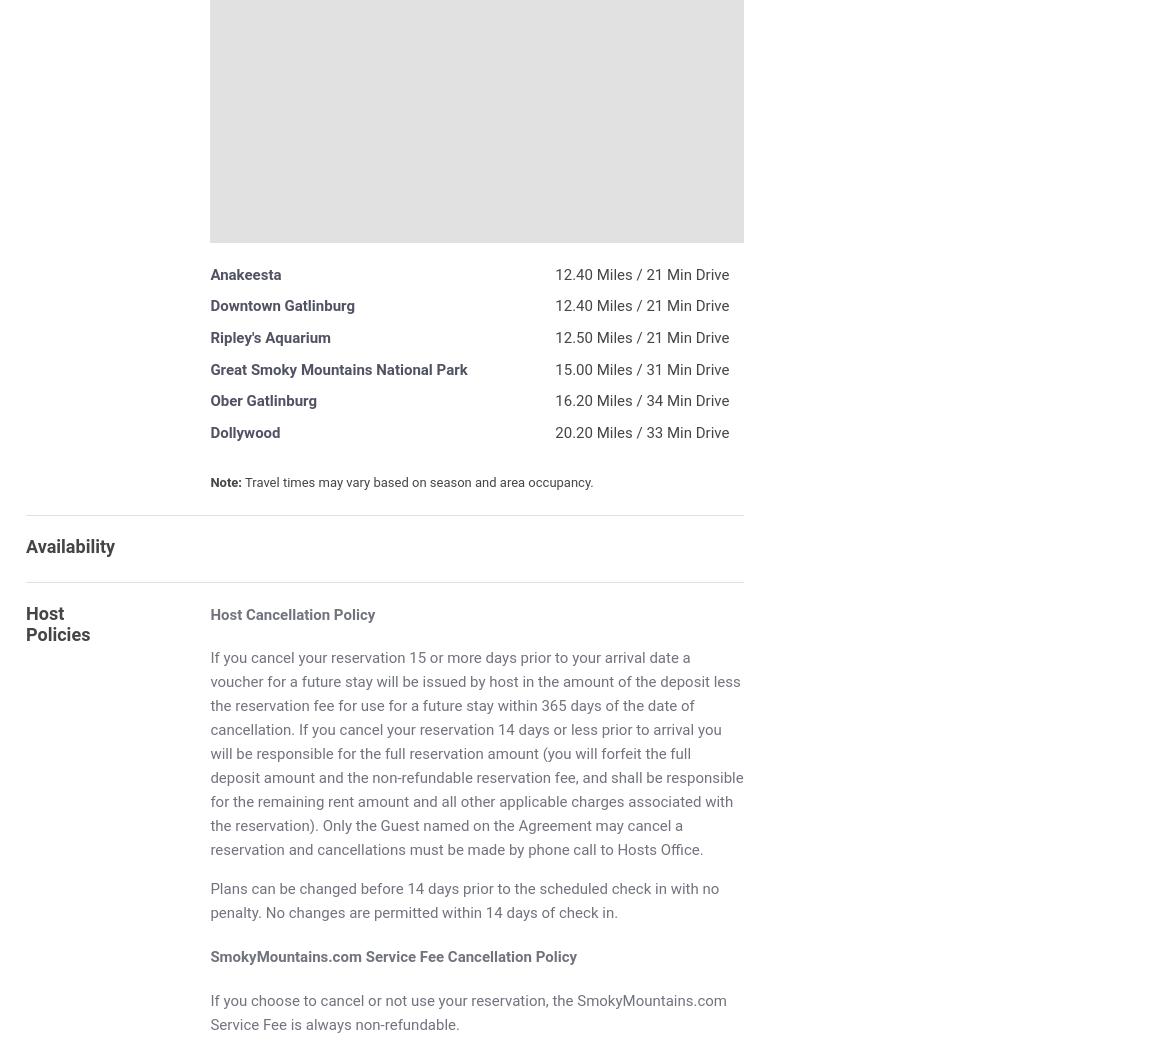 The height and width of the screenshot is (1044, 1150). Describe the element at coordinates (208, 337) in the screenshot. I see `'Ripley's Aquarium'` at that location.